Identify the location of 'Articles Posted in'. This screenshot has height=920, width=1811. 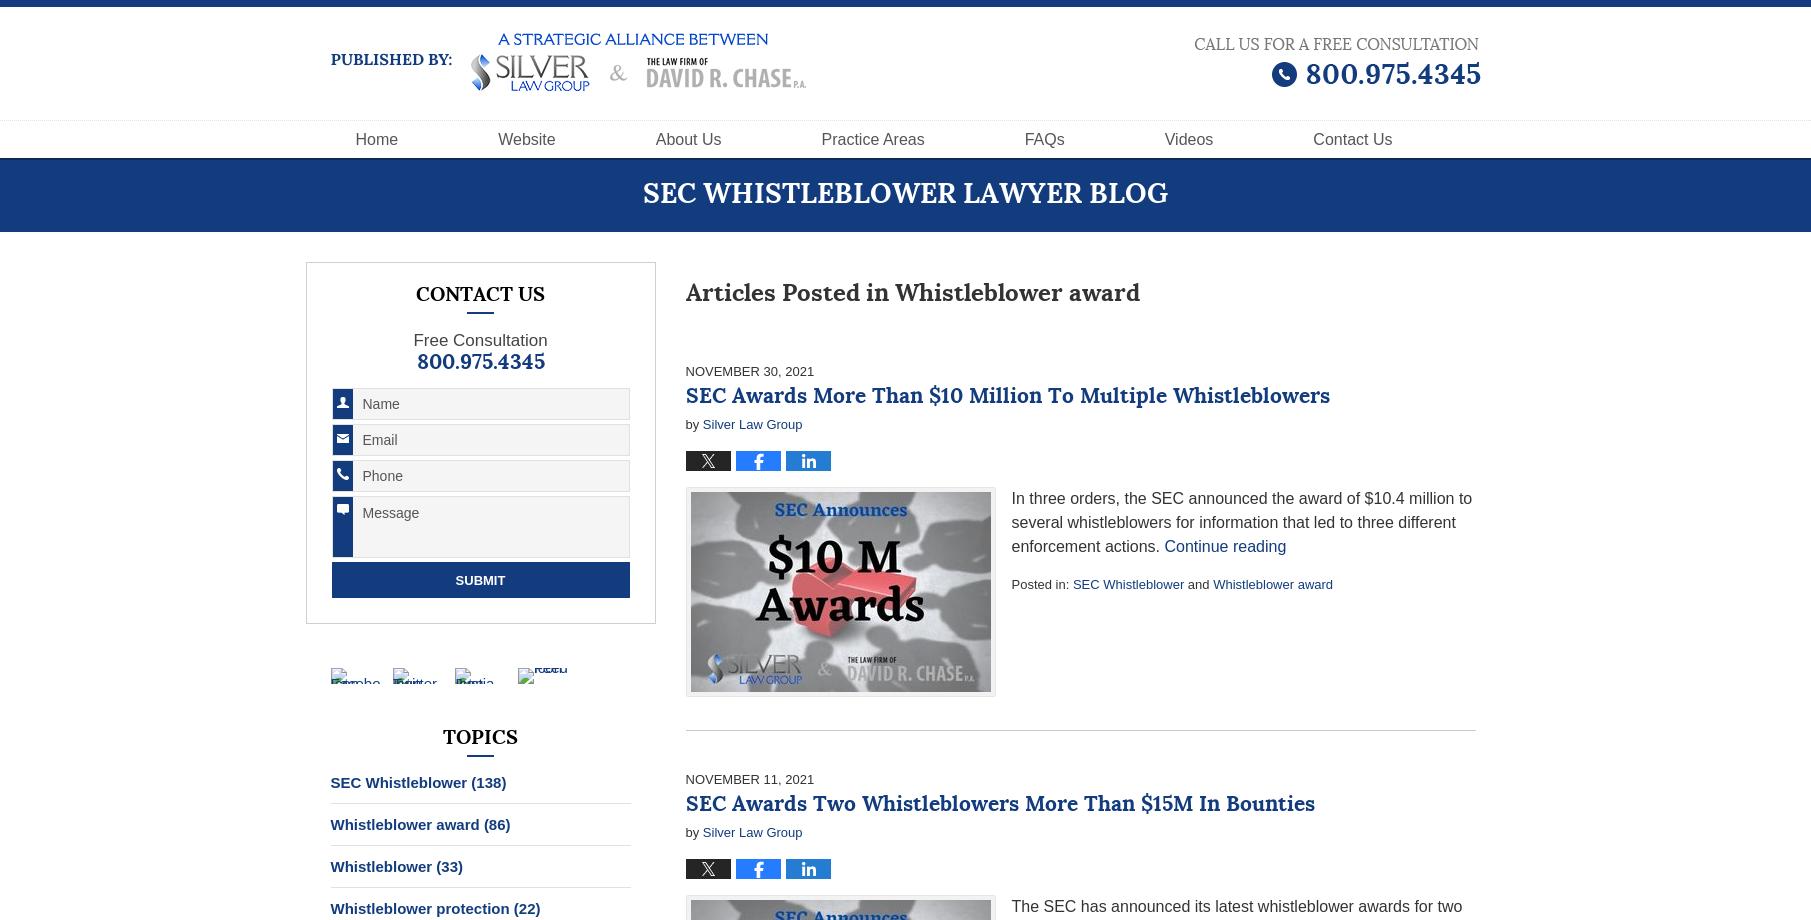
(785, 294).